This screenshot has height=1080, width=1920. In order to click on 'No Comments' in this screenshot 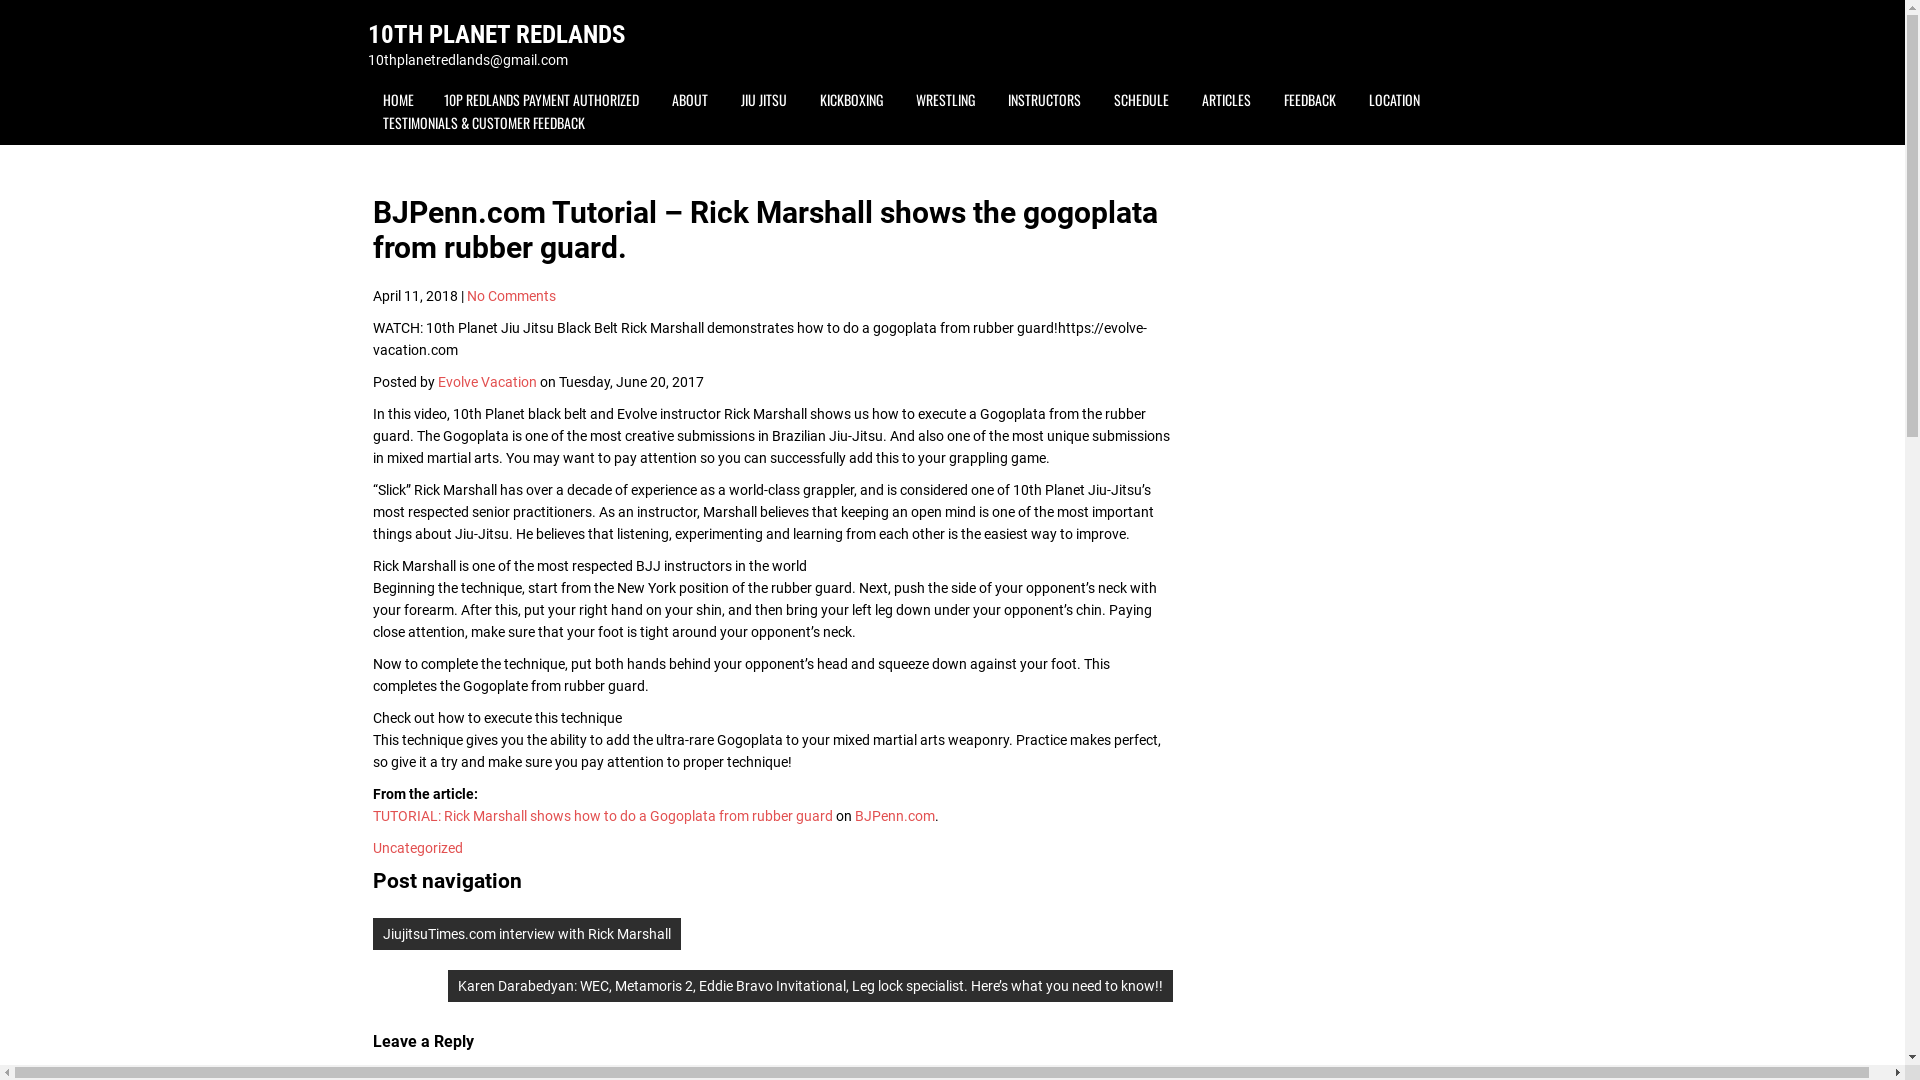, I will do `click(510, 296)`.